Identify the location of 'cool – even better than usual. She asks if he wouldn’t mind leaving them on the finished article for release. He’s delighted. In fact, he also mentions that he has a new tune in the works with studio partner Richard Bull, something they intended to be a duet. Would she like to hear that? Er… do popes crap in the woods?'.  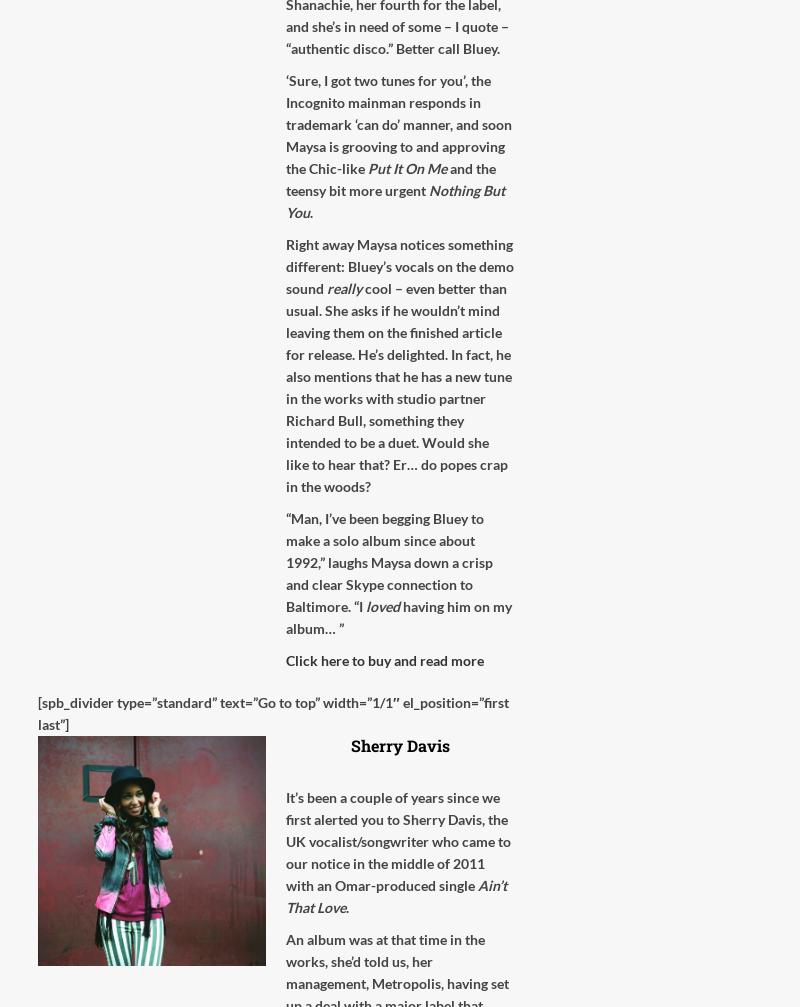
(398, 387).